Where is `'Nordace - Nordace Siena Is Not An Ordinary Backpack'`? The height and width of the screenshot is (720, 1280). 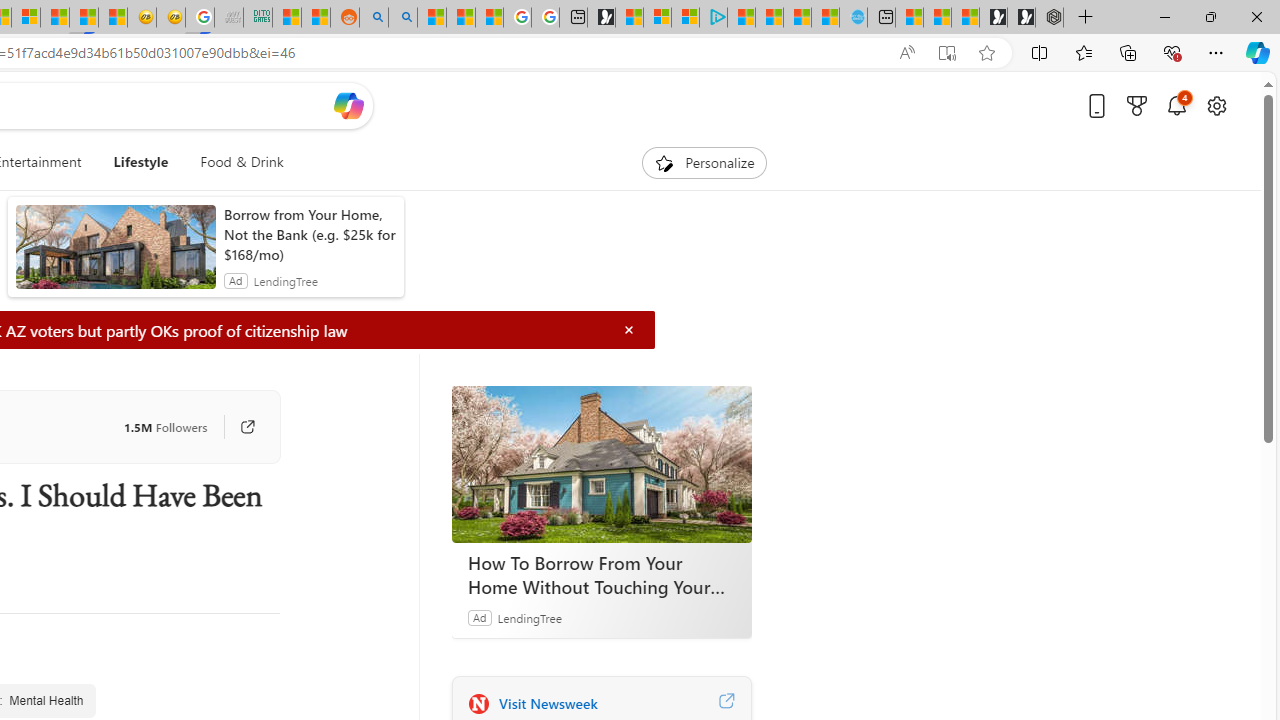
'Nordace - Nordace Siena Is Not An Ordinary Backpack' is located at coordinates (1048, 17).